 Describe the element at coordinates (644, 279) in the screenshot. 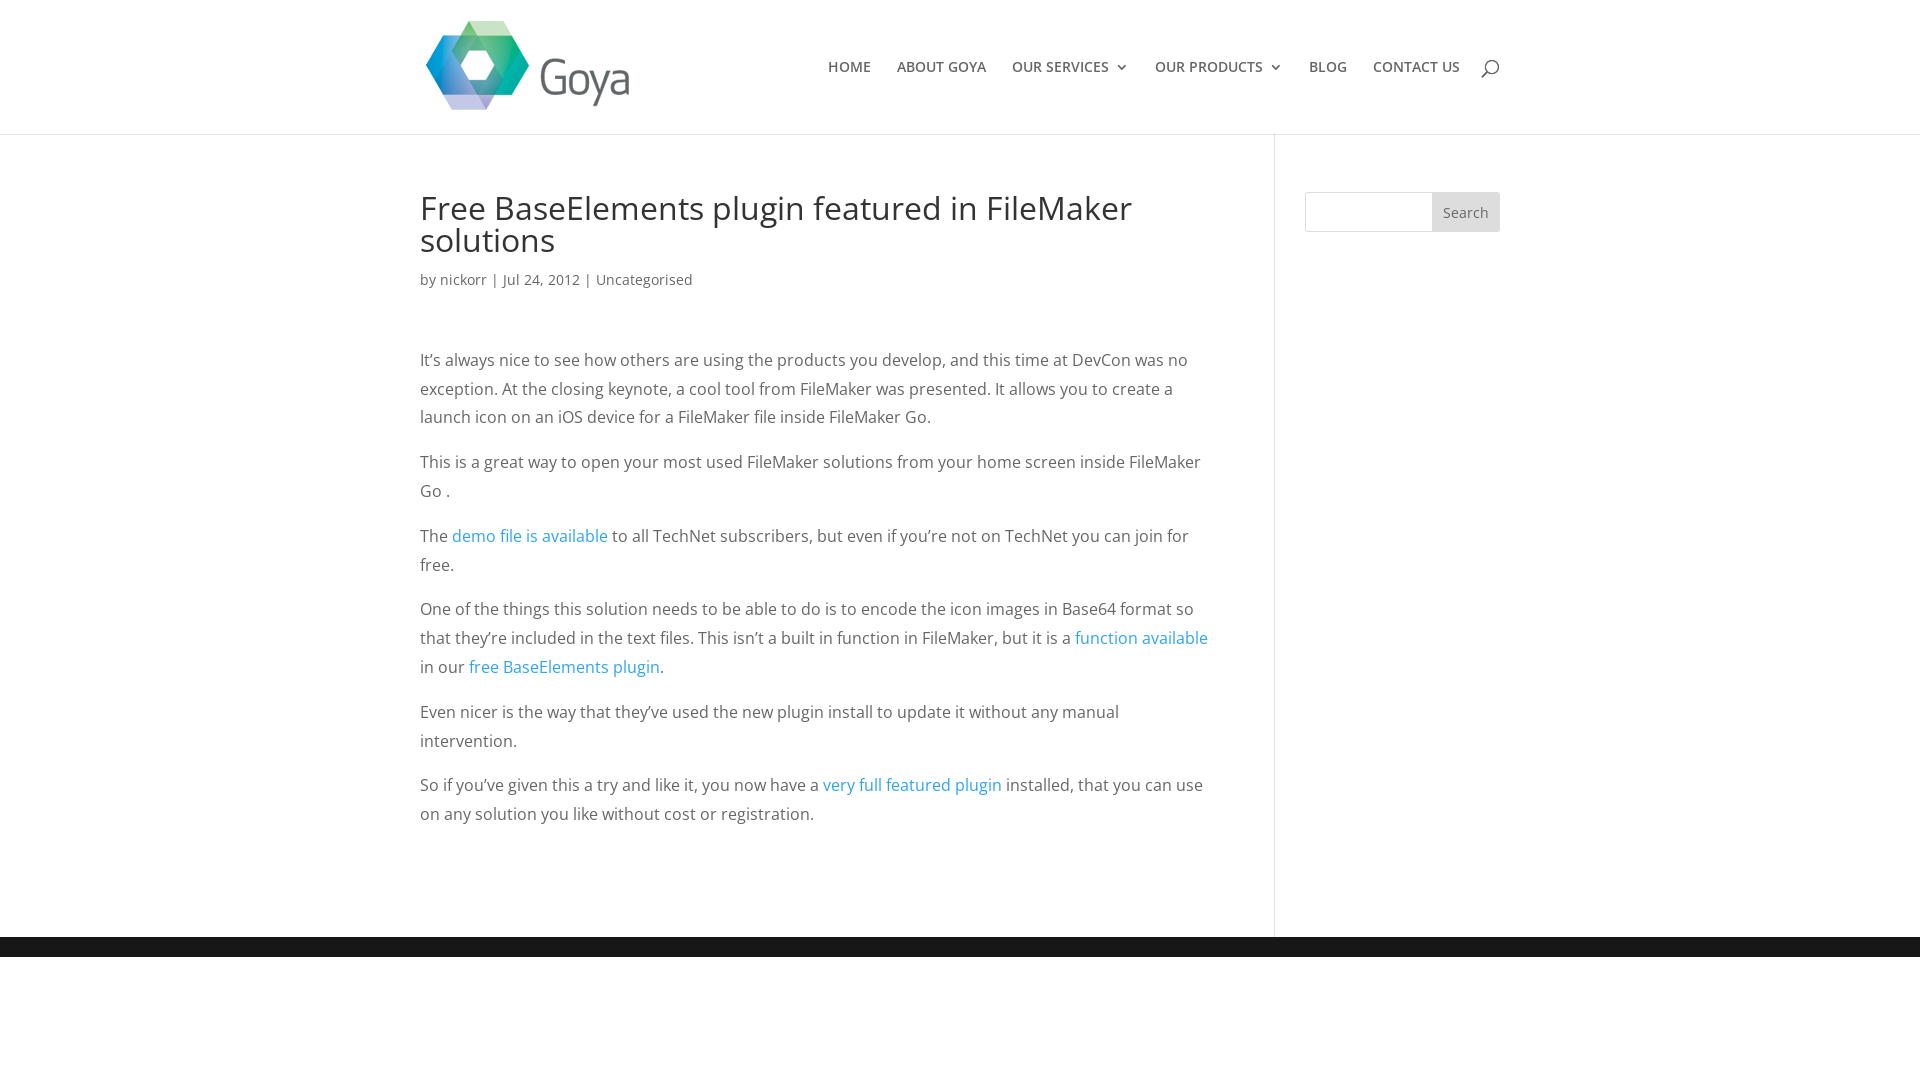

I see `'Uncategorised'` at that location.